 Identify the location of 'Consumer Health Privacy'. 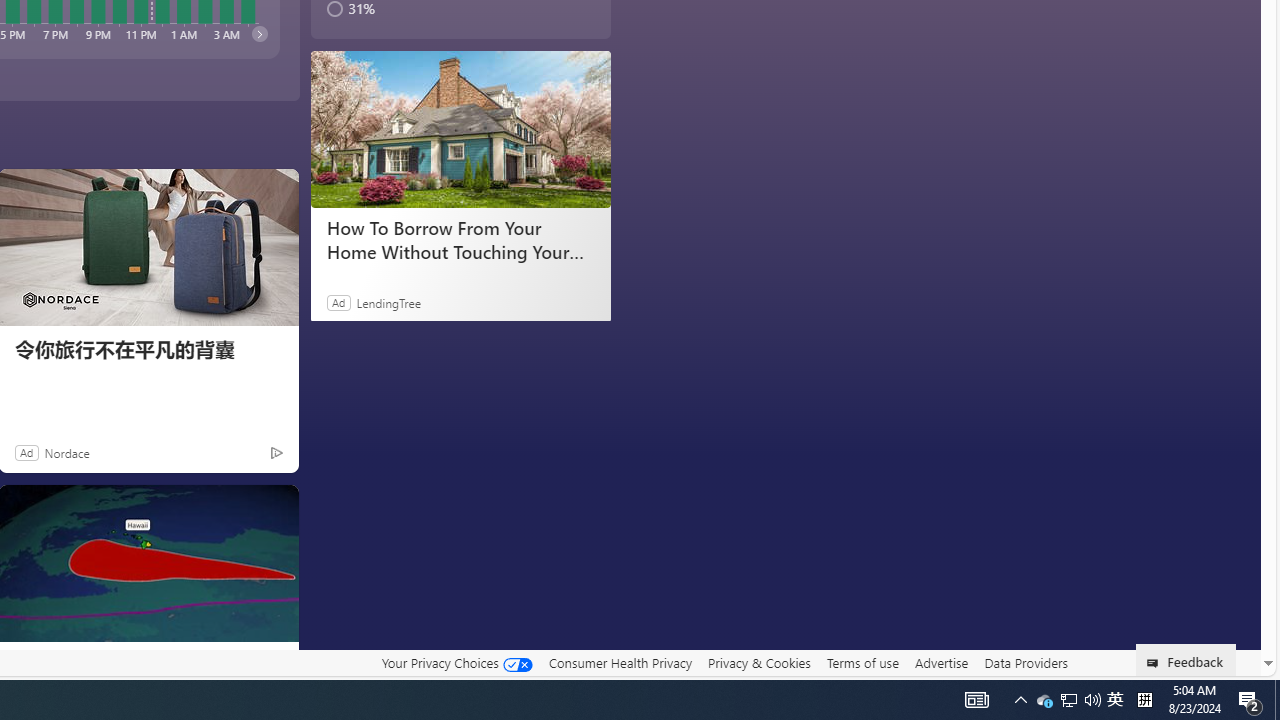
(619, 662).